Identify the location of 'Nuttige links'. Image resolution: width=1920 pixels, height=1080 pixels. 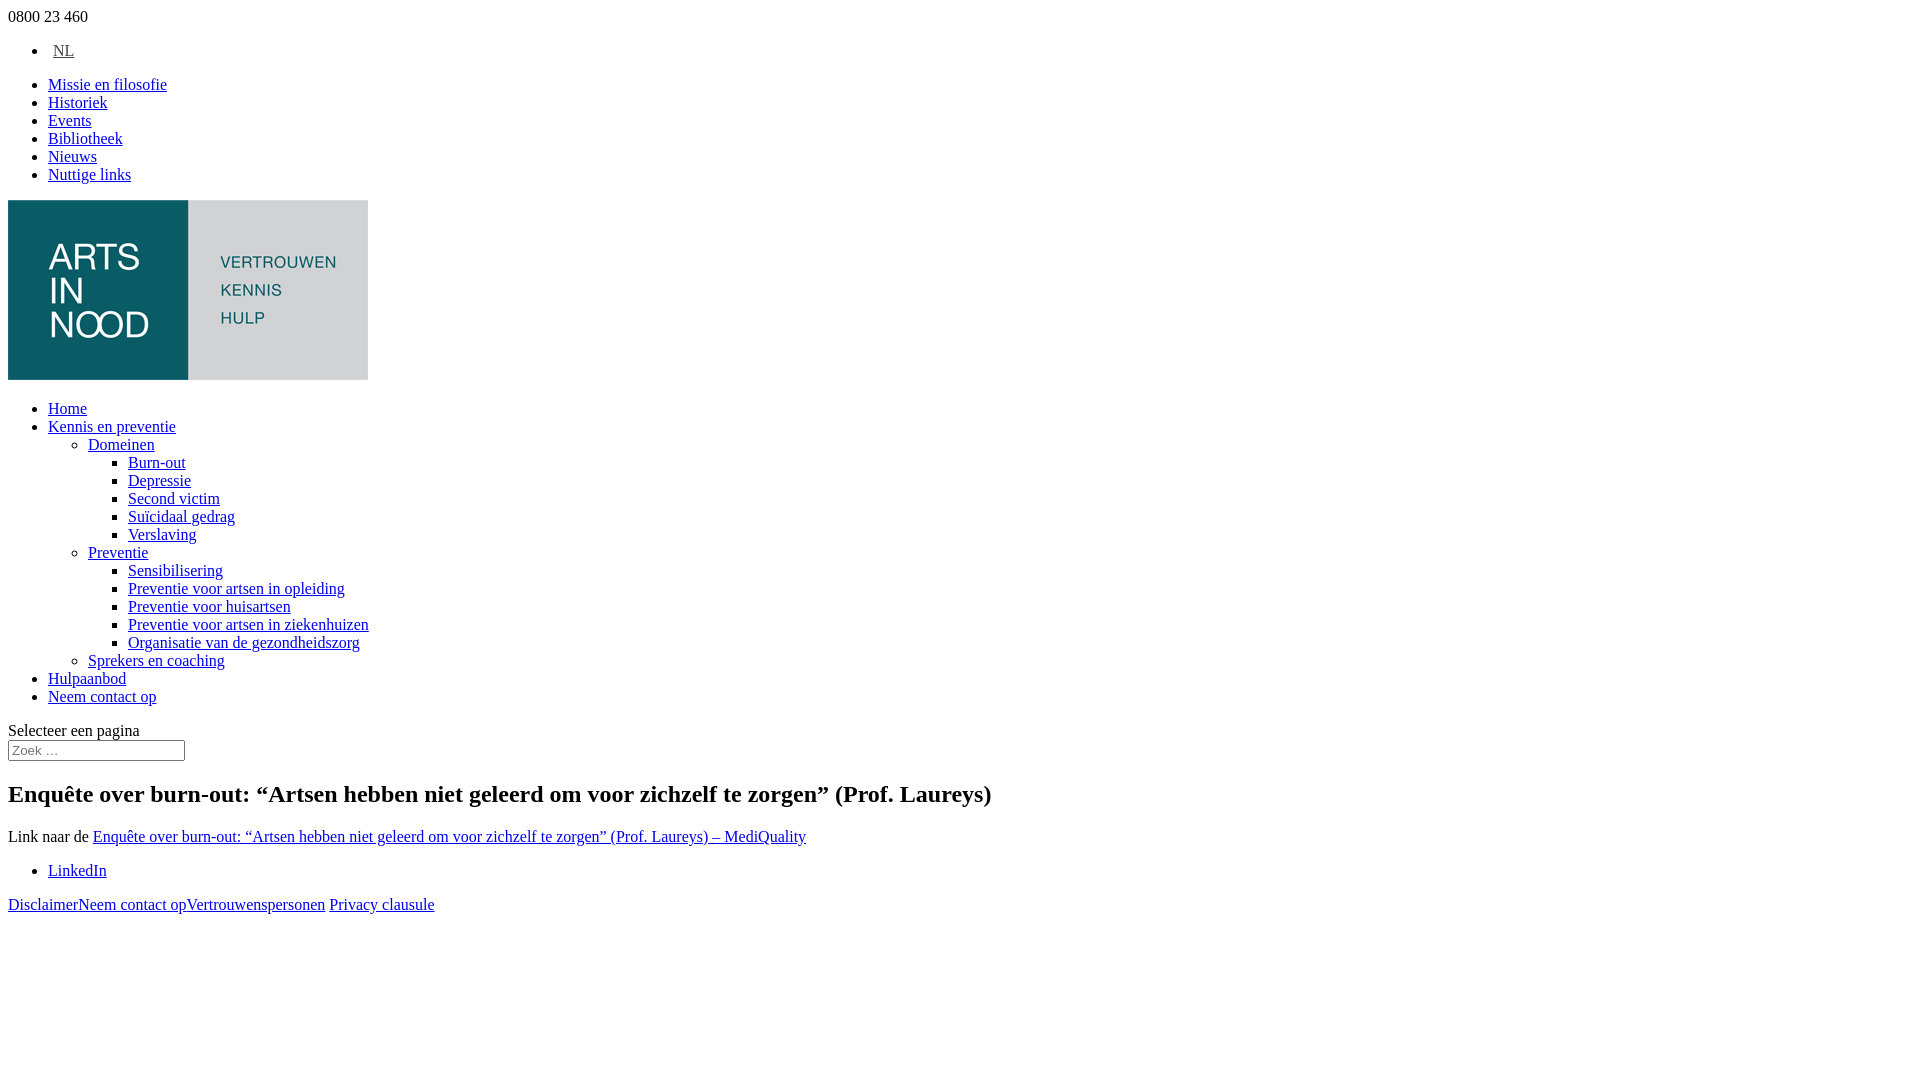
(88, 173).